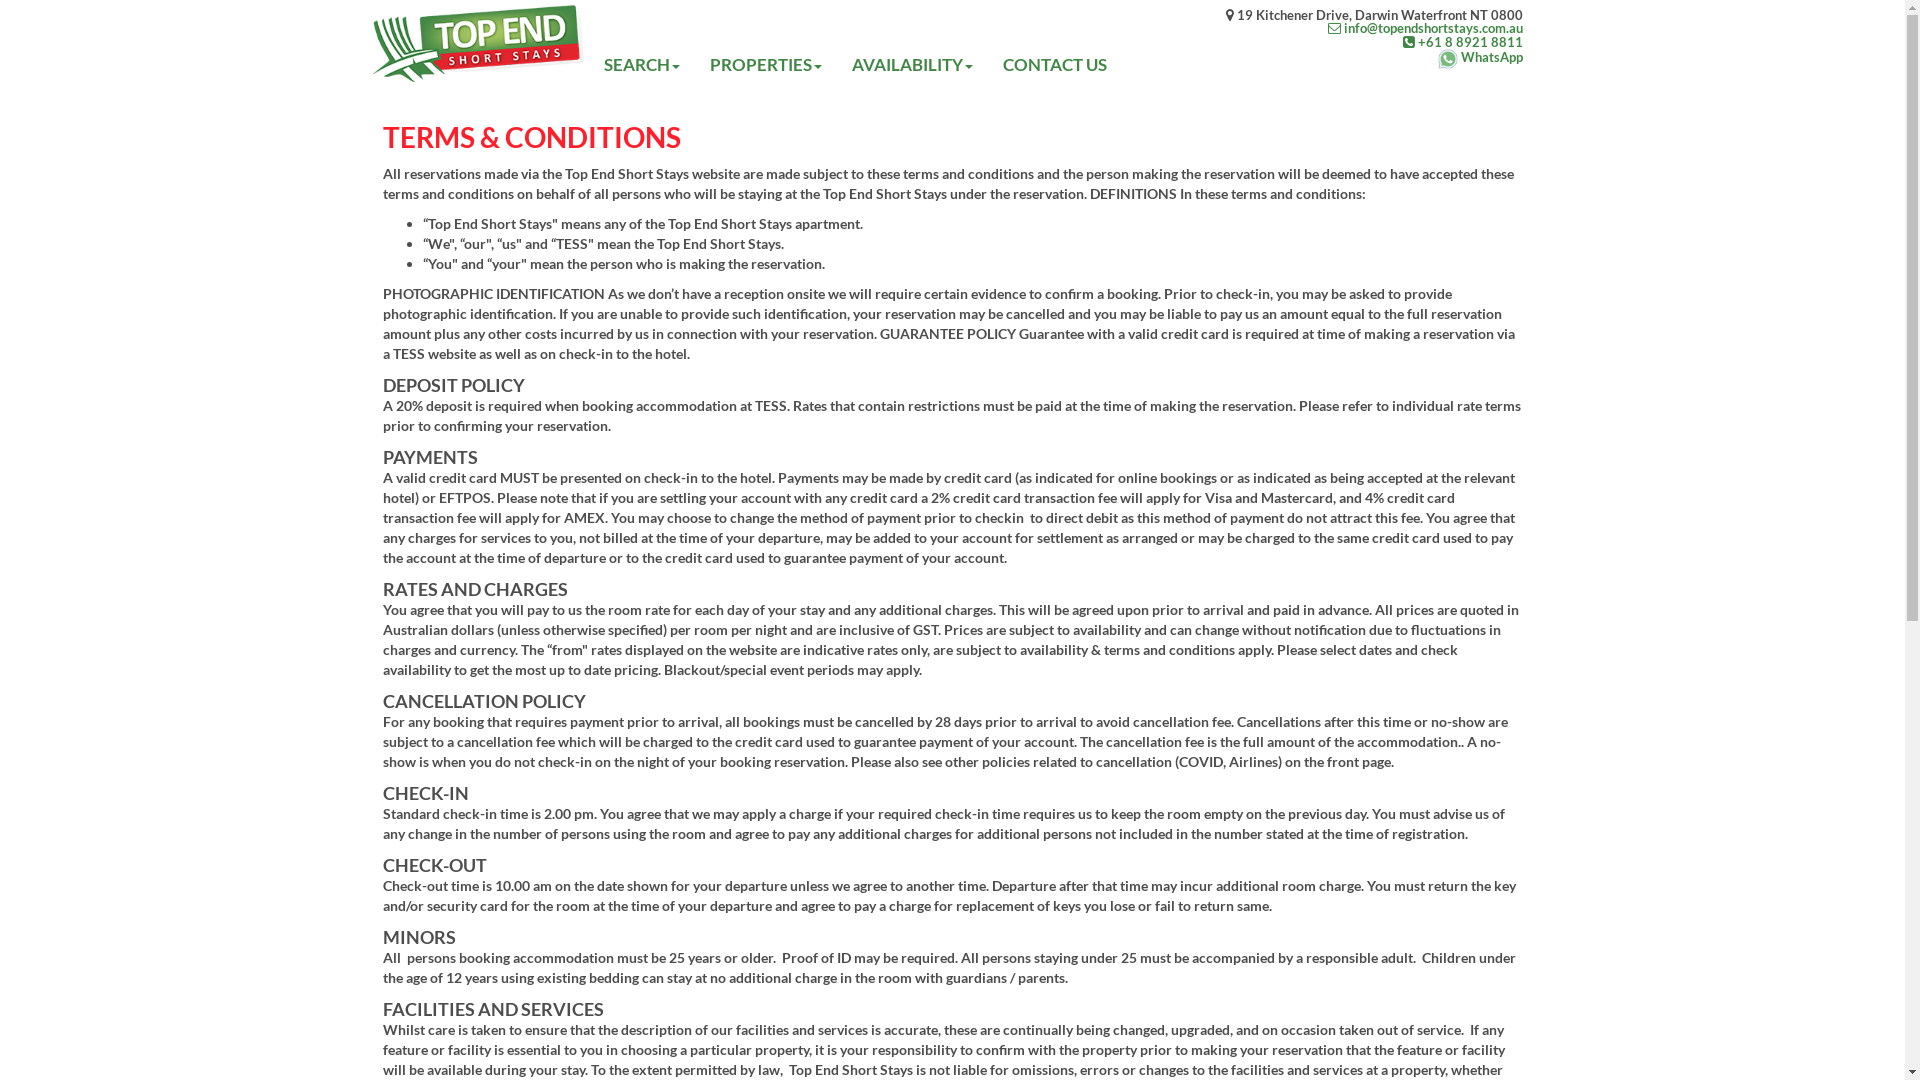 This screenshot has width=1920, height=1080. Describe the element at coordinates (1373, 28) in the screenshot. I see `'info@topendshortstays.com.au'` at that location.